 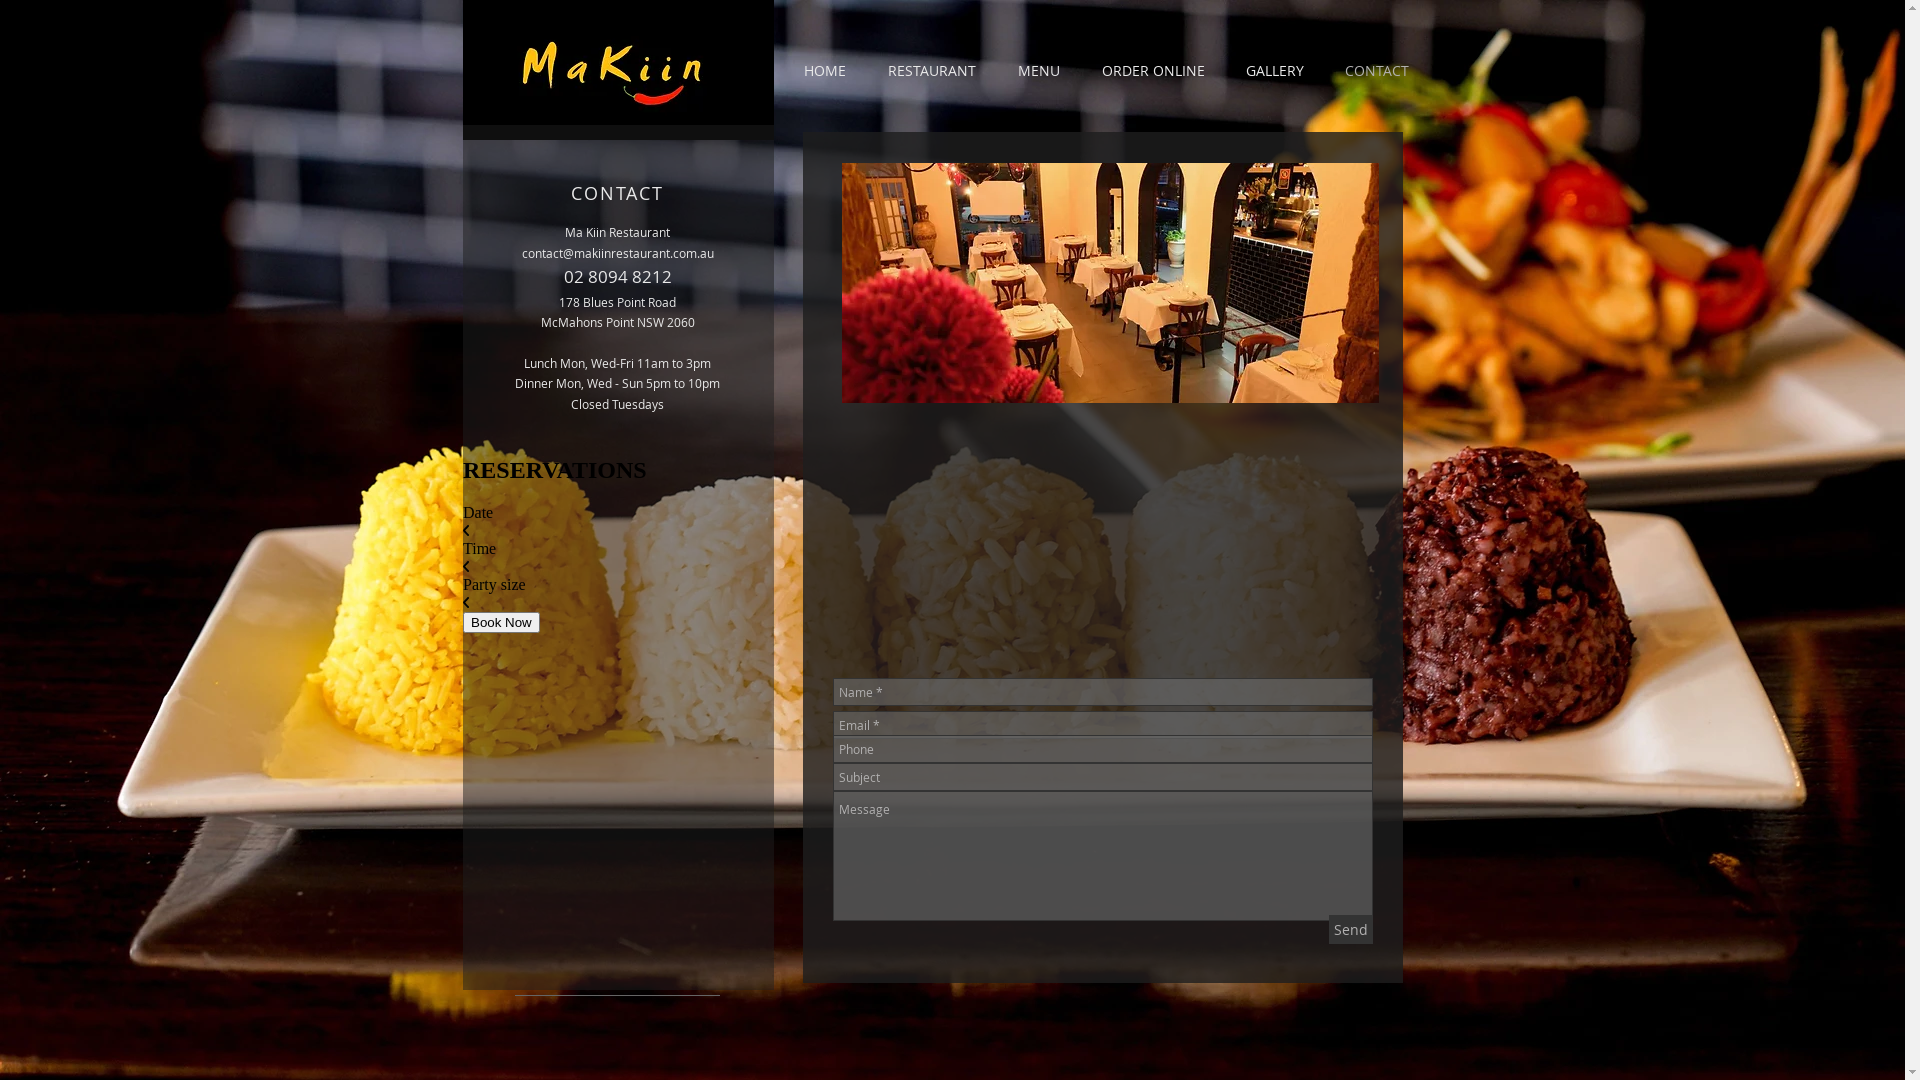 What do you see at coordinates (1274, 69) in the screenshot?
I see `'GALLERY'` at bounding box center [1274, 69].